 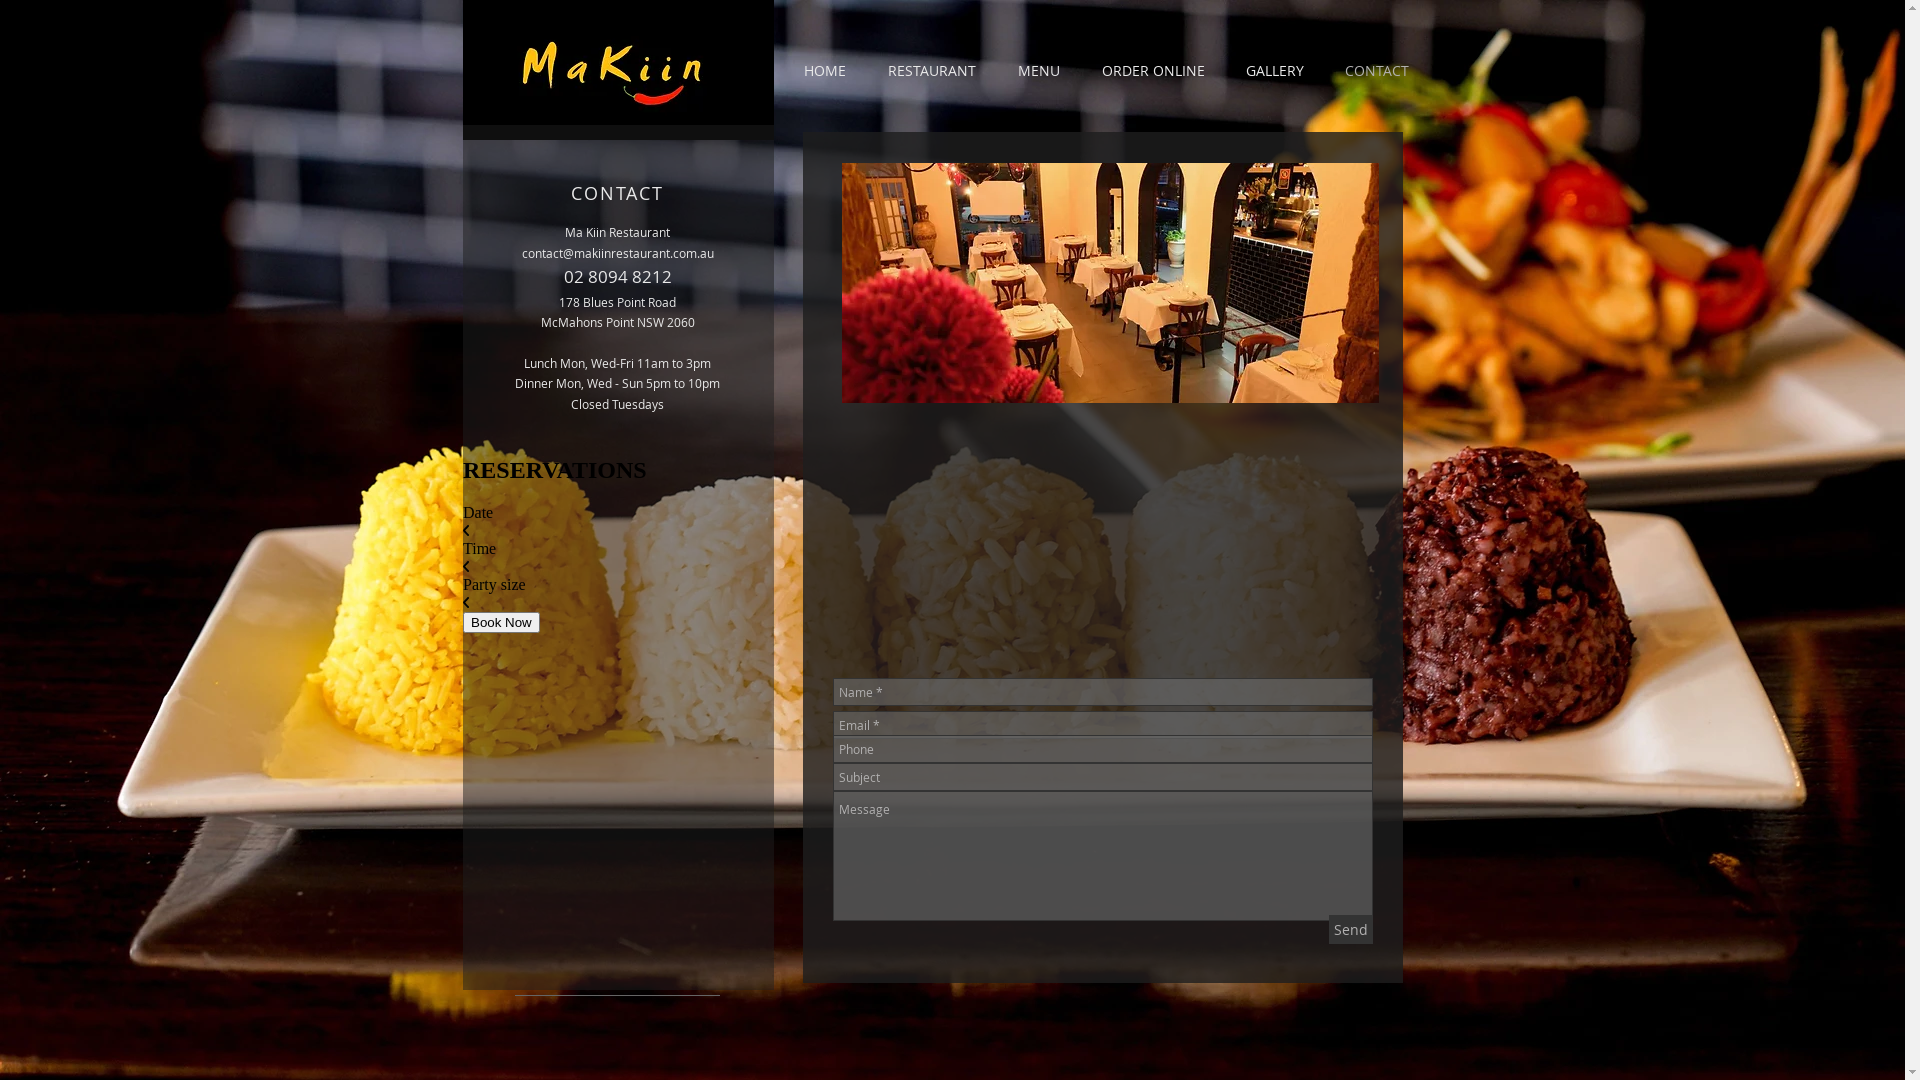 What do you see at coordinates (1274, 69) in the screenshot?
I see `'GALLERY'` at bounding box center [1274, 69].